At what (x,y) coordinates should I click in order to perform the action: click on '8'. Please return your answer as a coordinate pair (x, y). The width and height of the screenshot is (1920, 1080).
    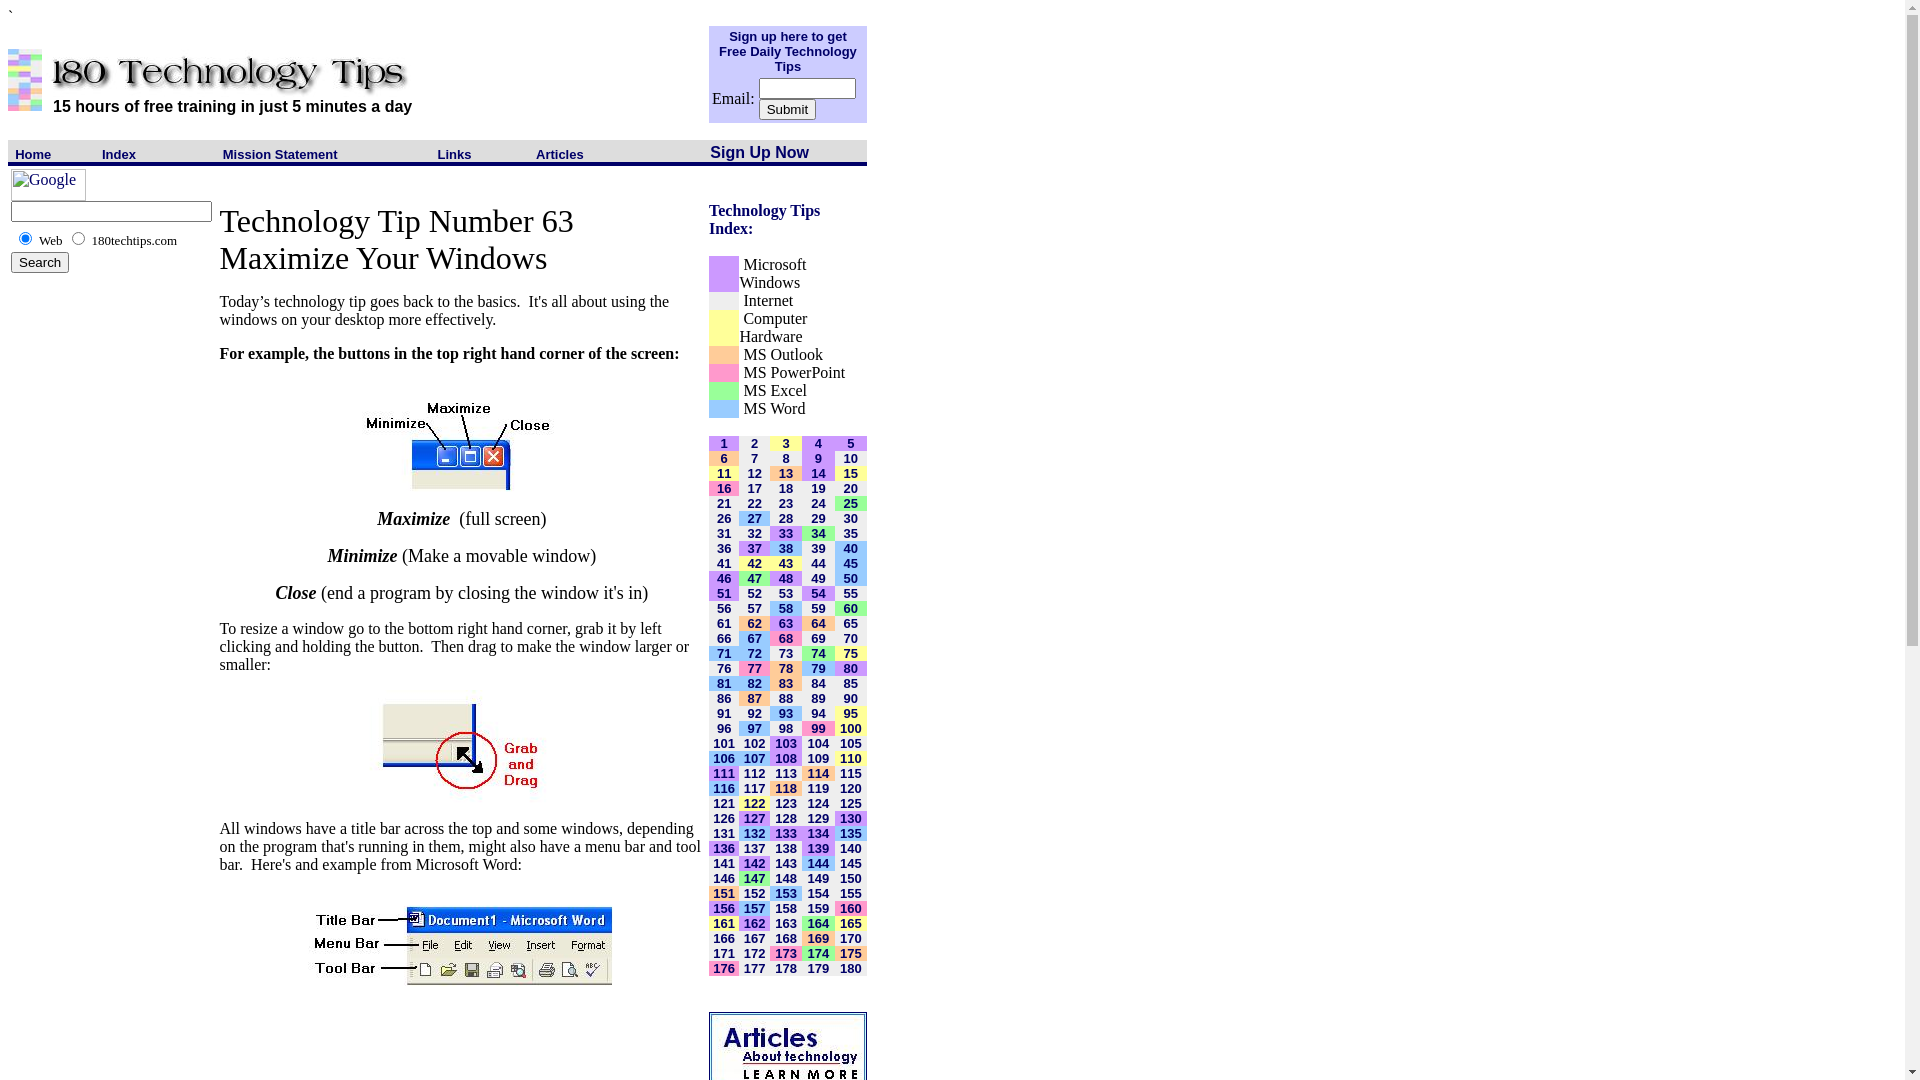
    Looking at the image, I should click on (784, 458).